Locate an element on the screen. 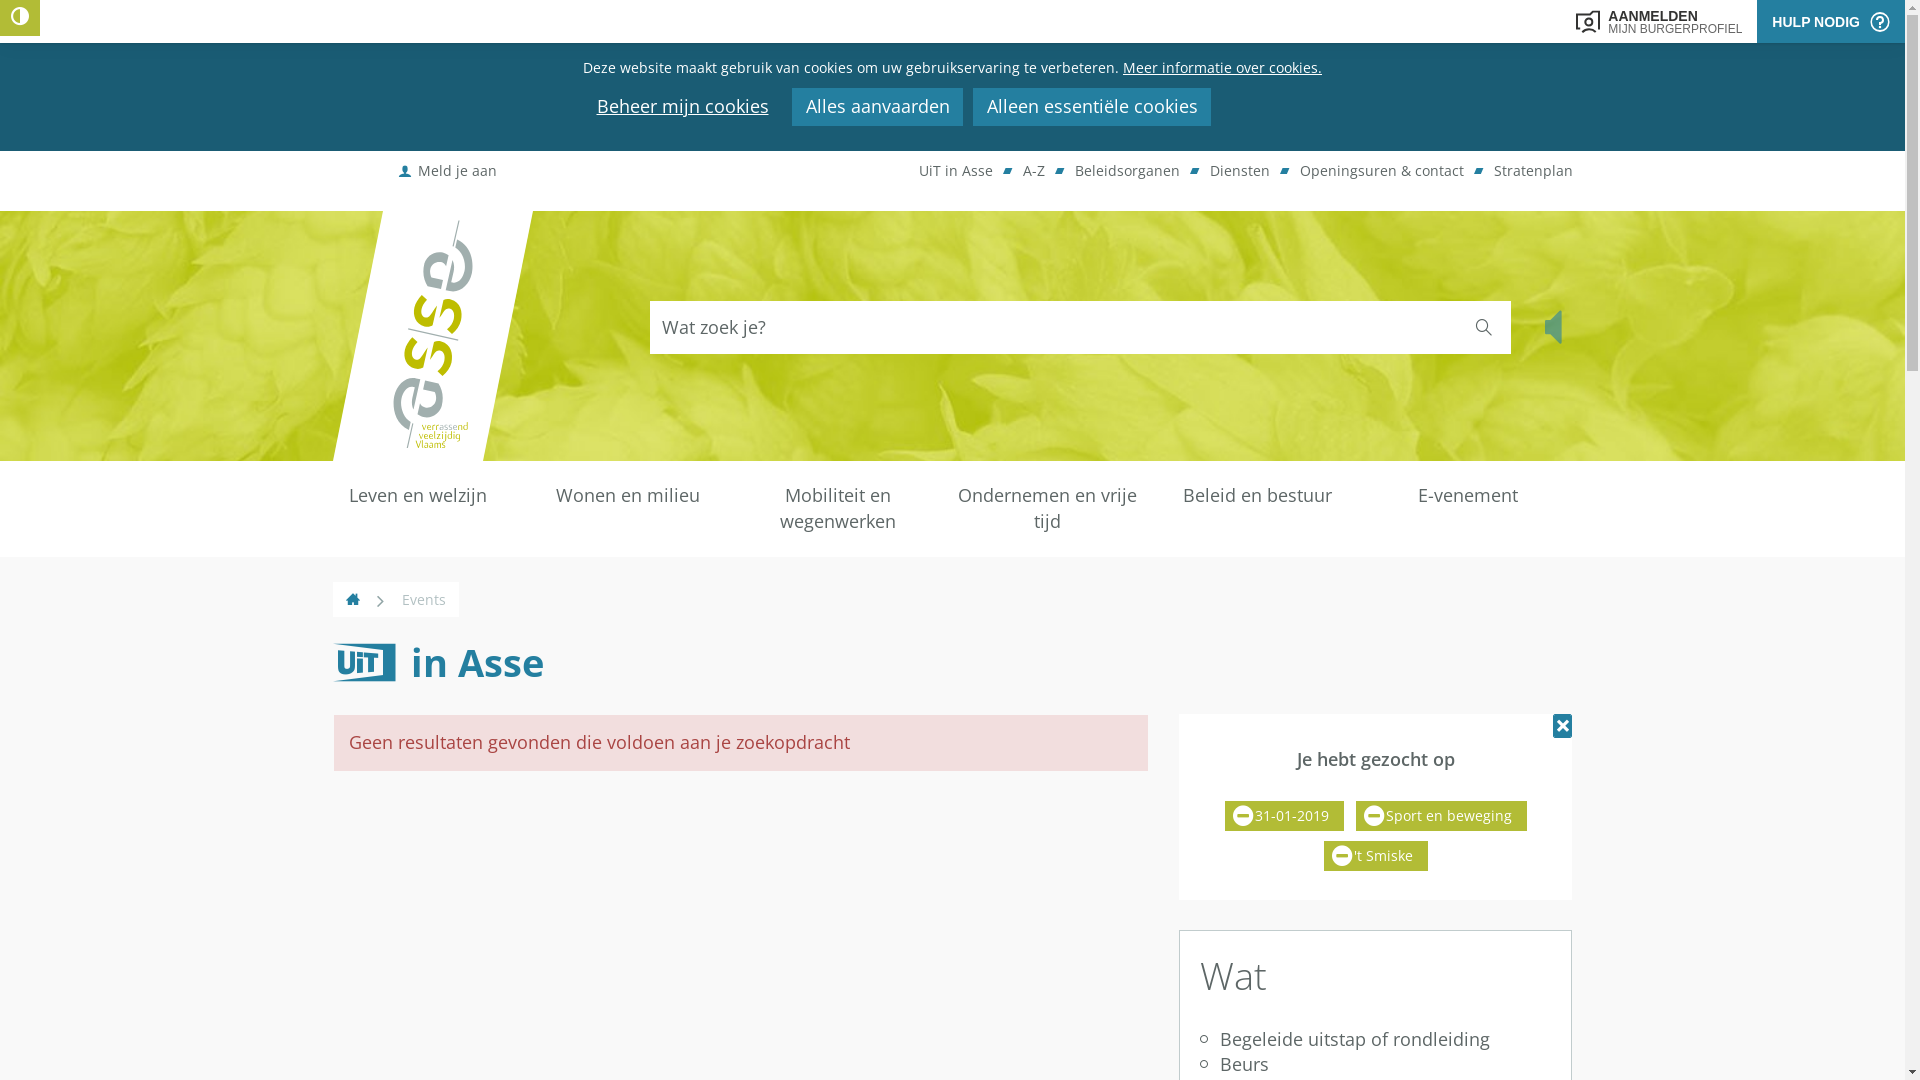  'Wat zoek je?' is located at coordinates (1053, 326).